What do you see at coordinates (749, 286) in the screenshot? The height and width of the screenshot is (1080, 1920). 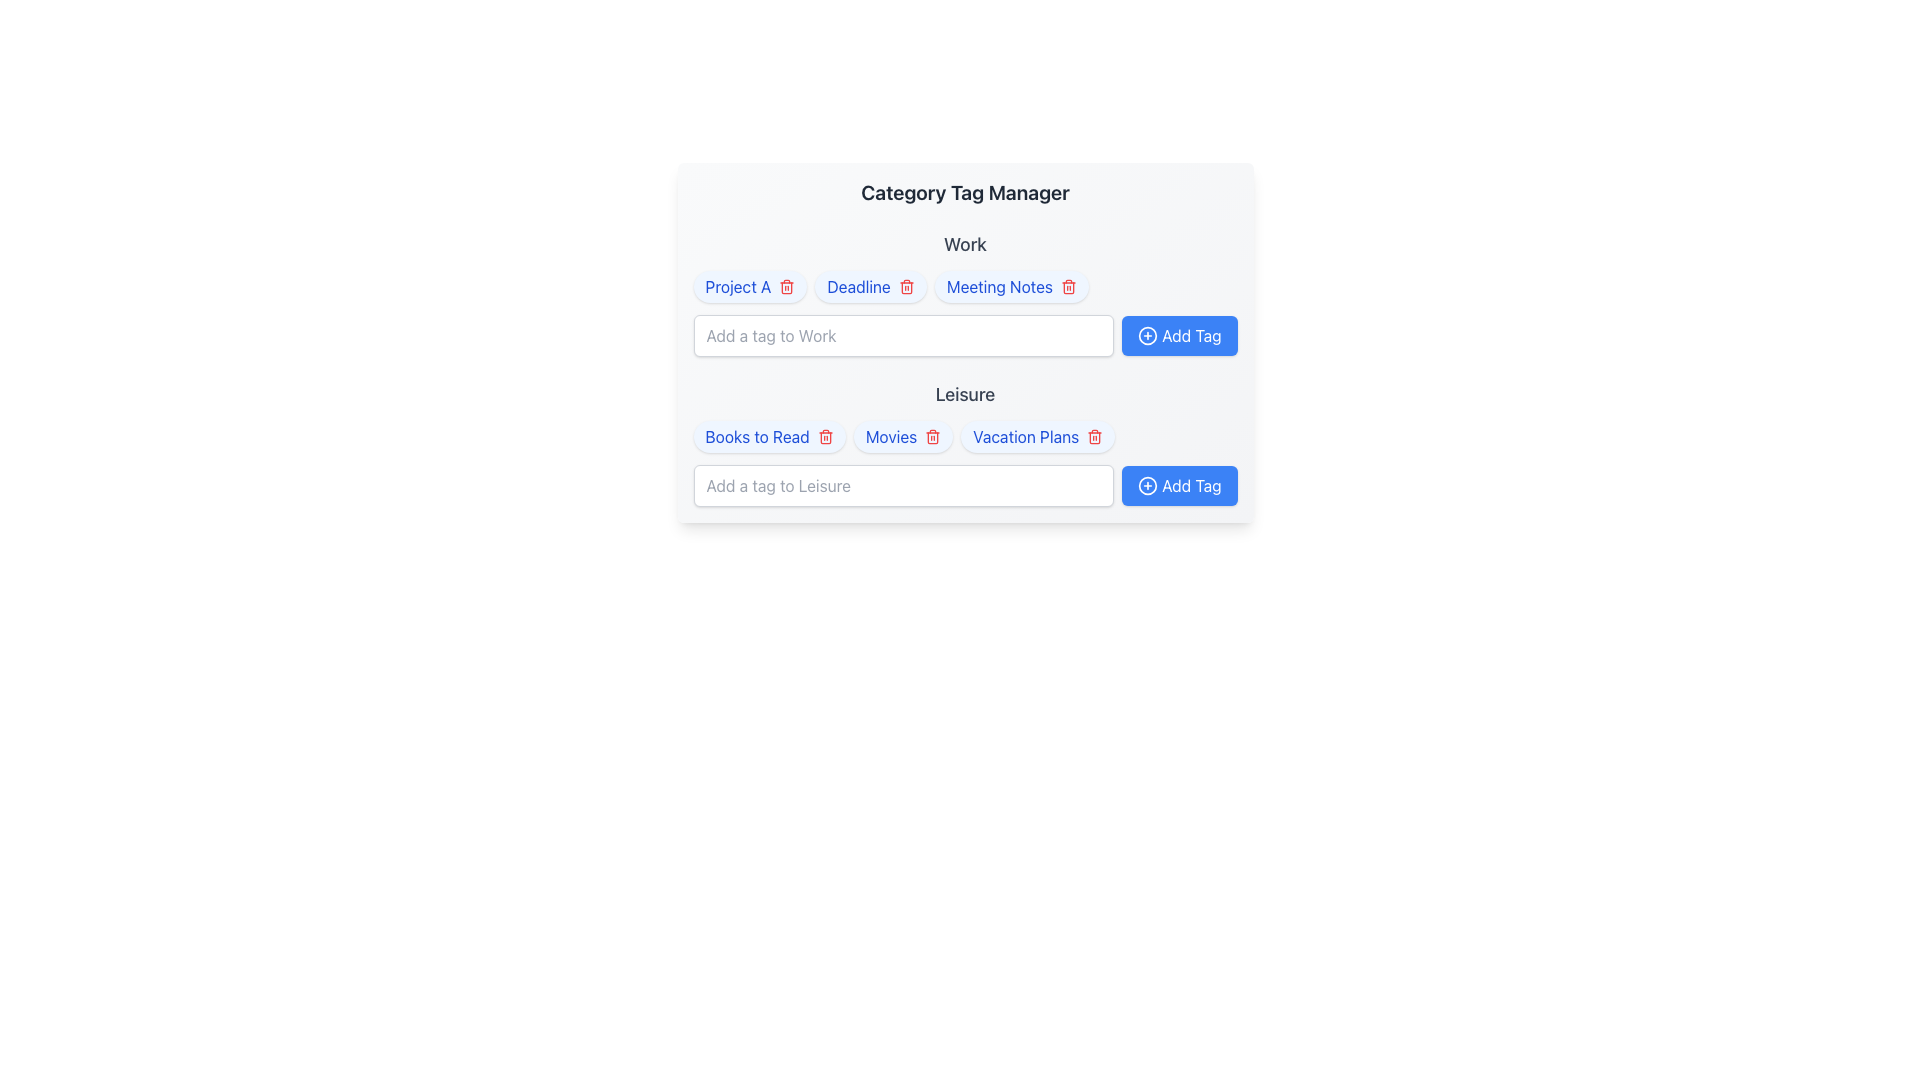 I see `the interactive badge labeled 'Project A' with a light blue background and a red trash icon in the 'Category Tag Manager' interface` at bounding box center [749, 286].